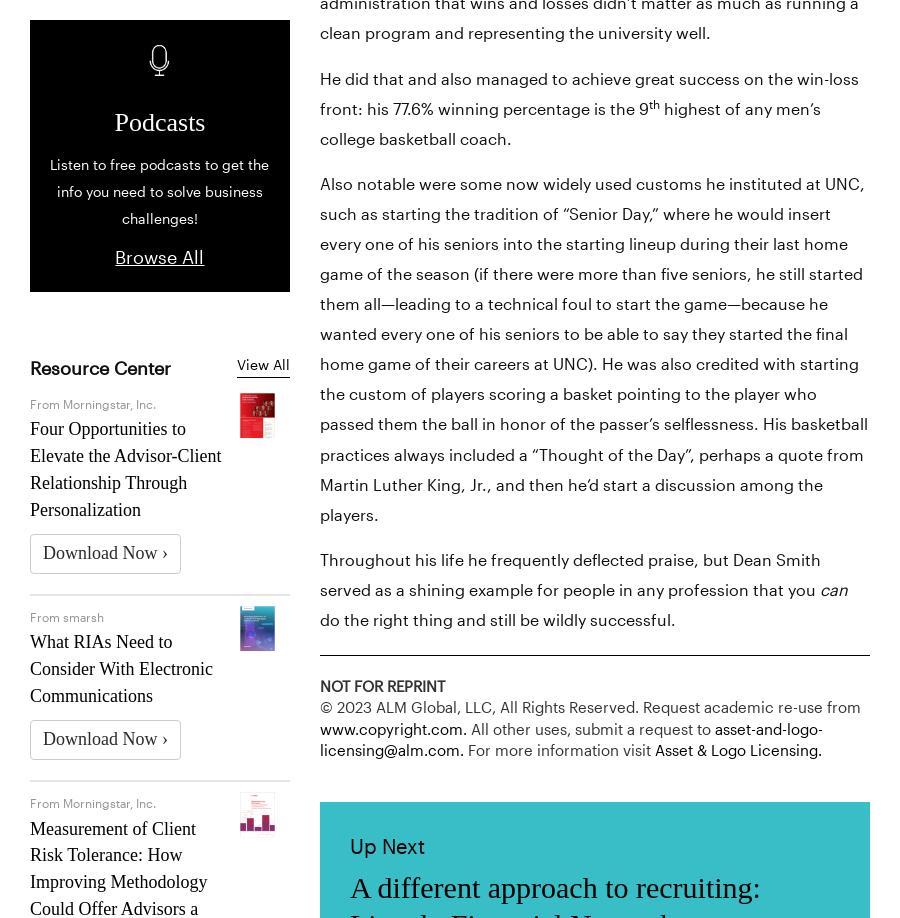  What do you see at coordinates (159, 121) in the screenshot?
I see `'Podcasts'` at bounding box center [159, 121].